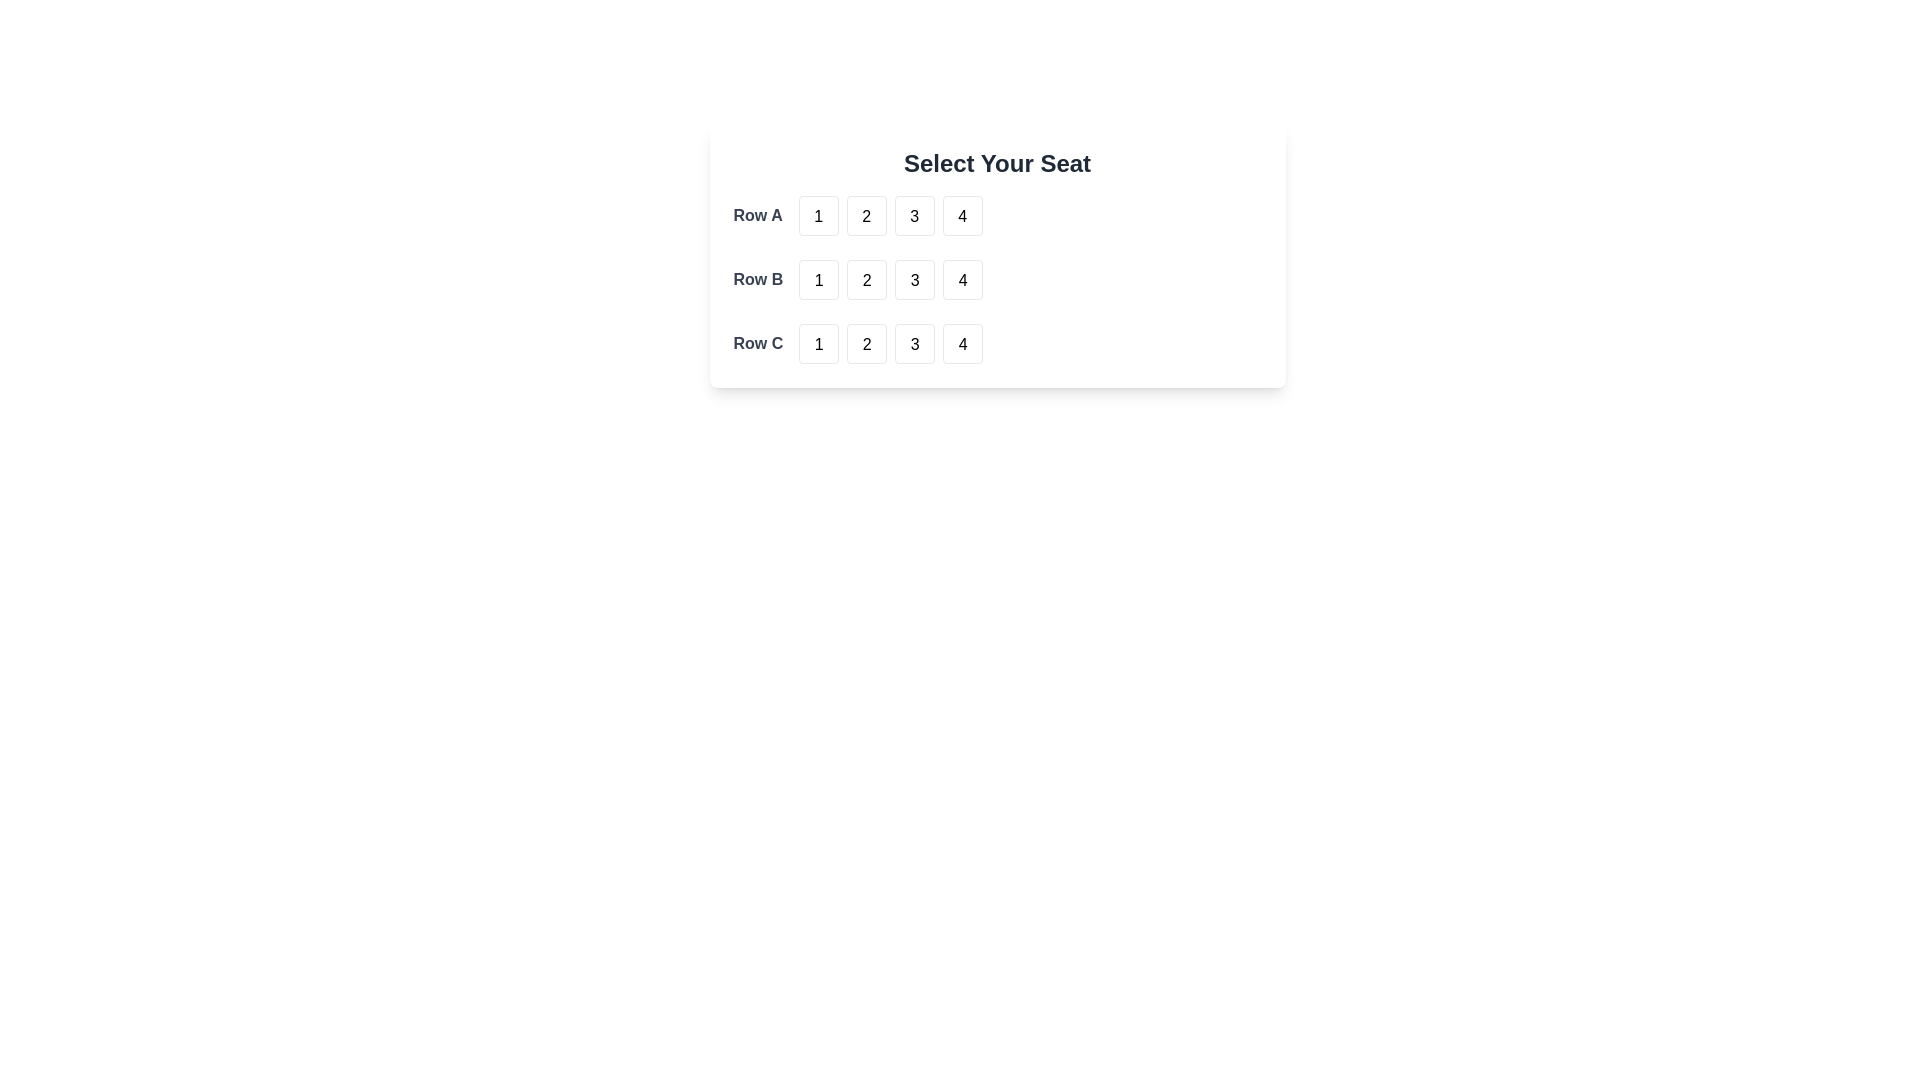  What do you see at coordinates (866, 216) in the screenshot?
I see `the rounded rectangular button labeled '2', which has a white background and a black digit '2' centered within it` at bounding box center [866, 216].